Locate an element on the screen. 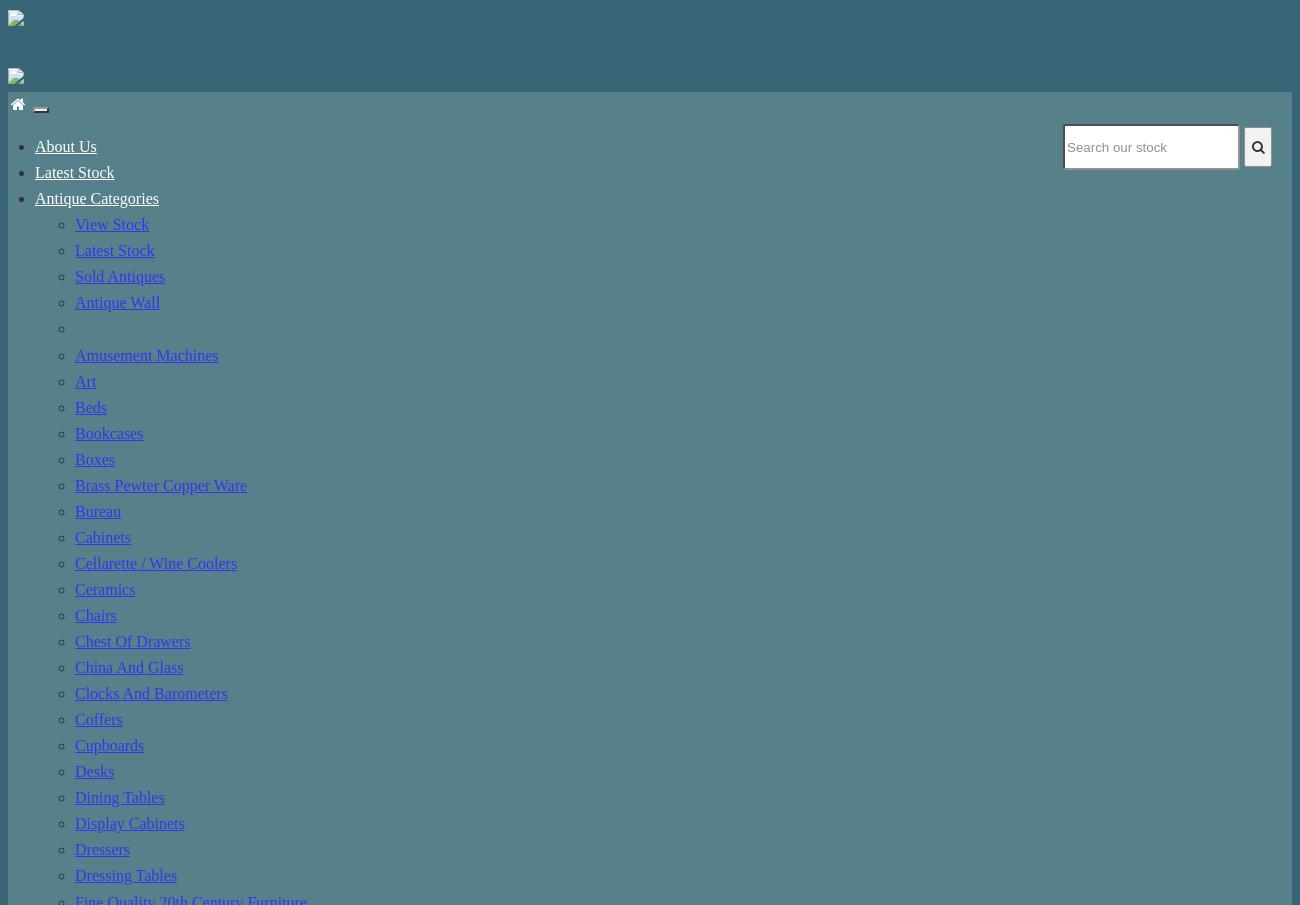 This screenshot has height=905, width=1300. 'Antique Wall' is located at coordinates (116, 301).